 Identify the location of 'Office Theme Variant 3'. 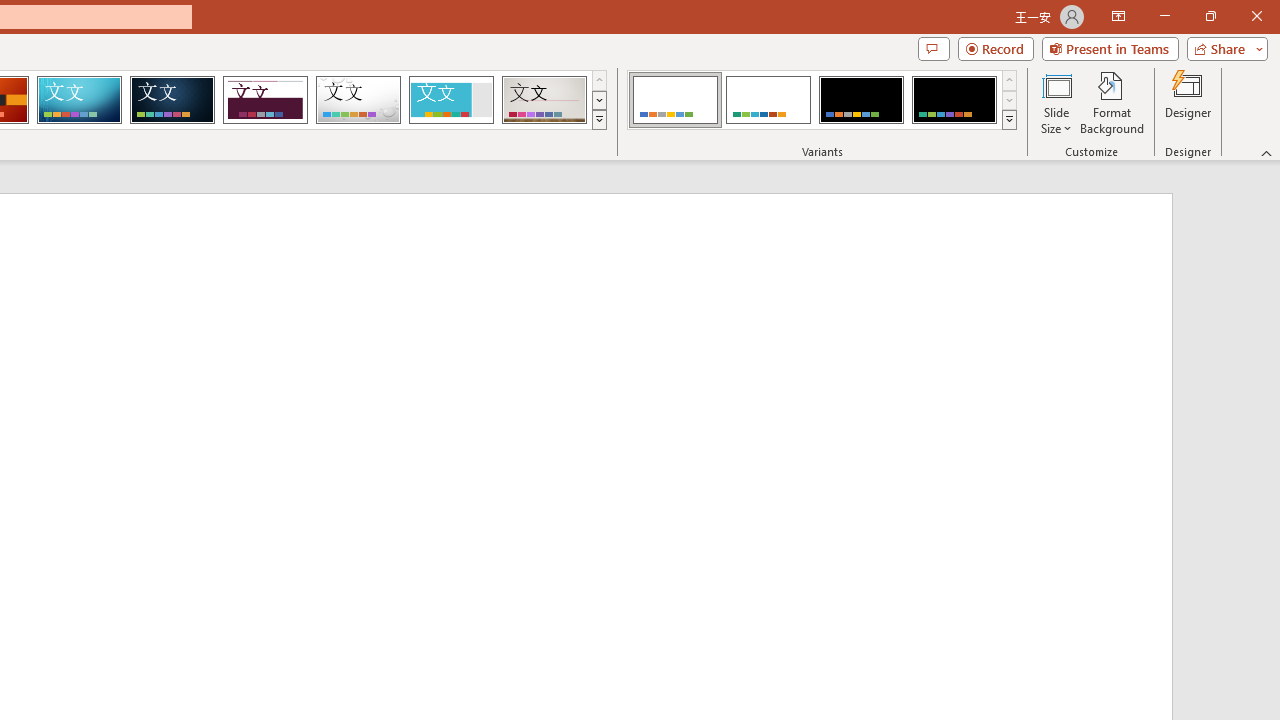
(861, 100).